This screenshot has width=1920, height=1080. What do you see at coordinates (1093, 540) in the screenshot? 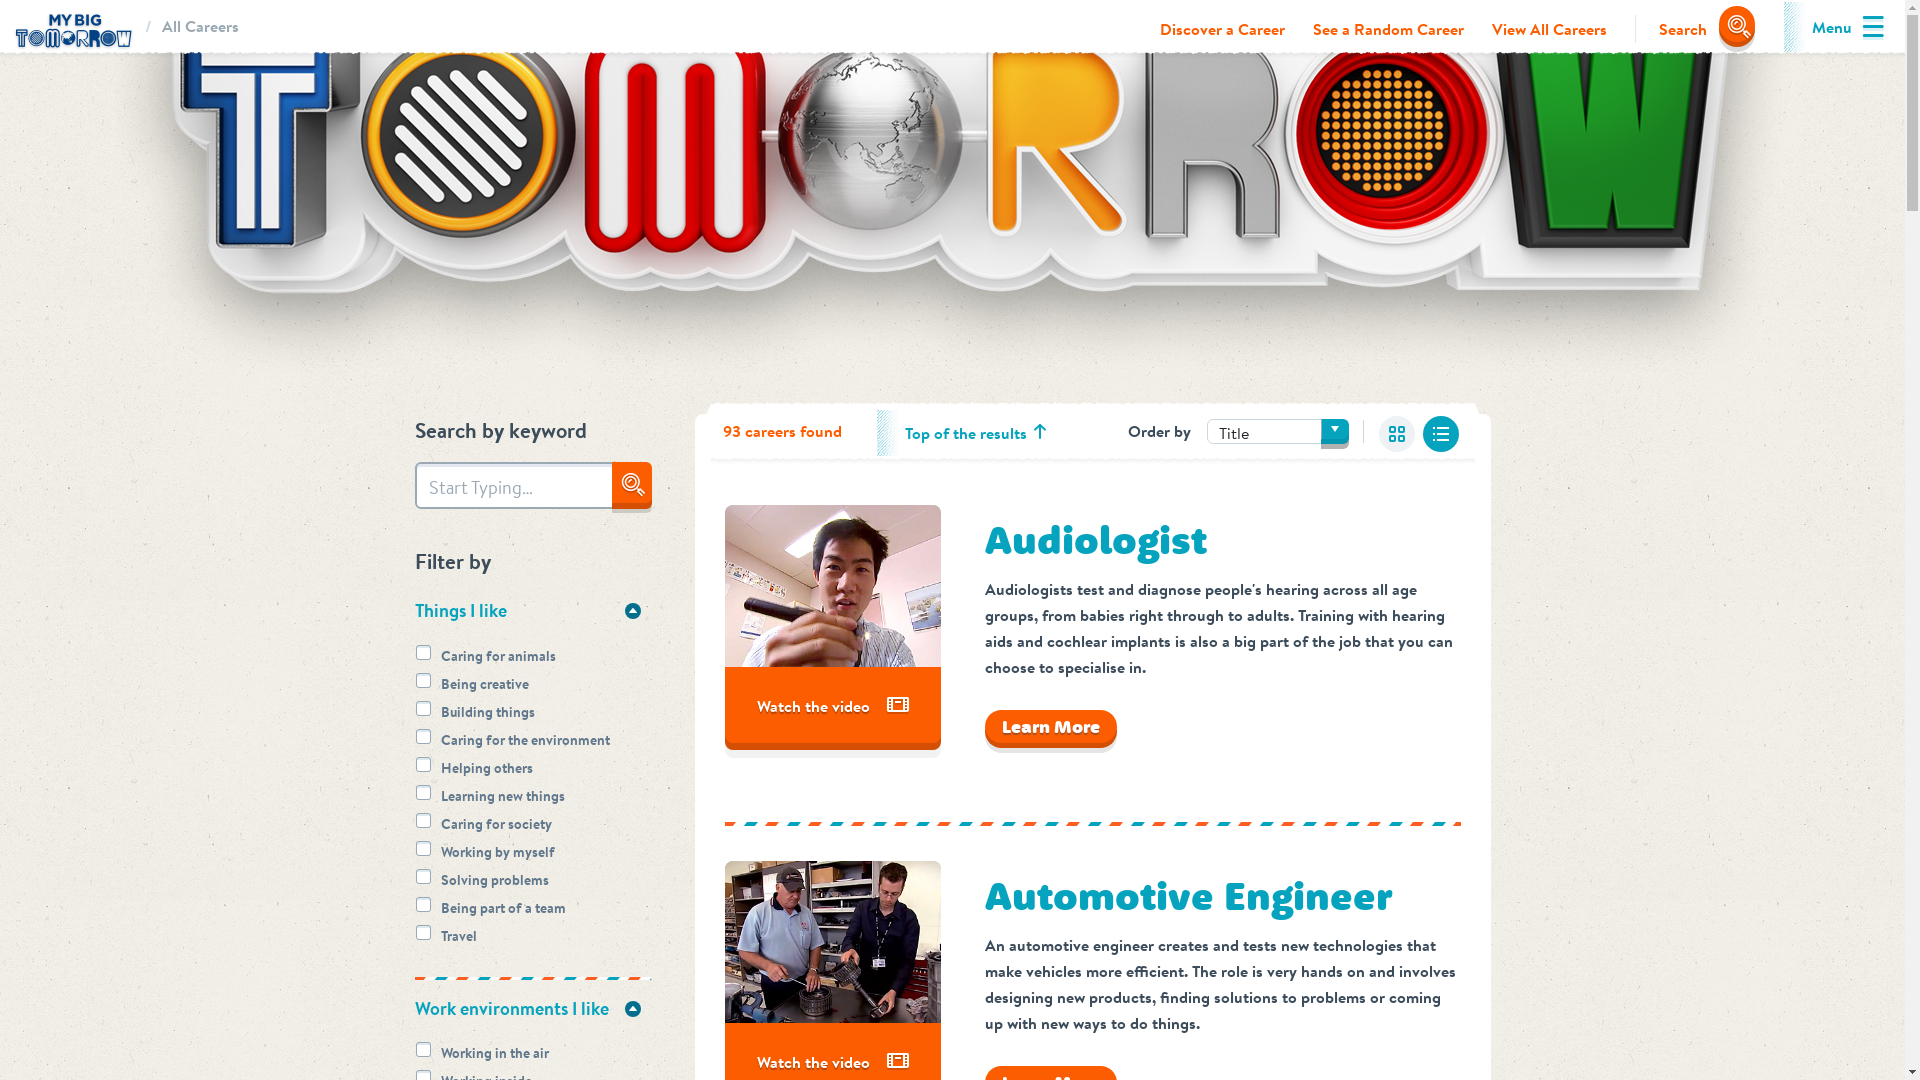
I see `'Audiologist'` at bounding box center [1093, 540].